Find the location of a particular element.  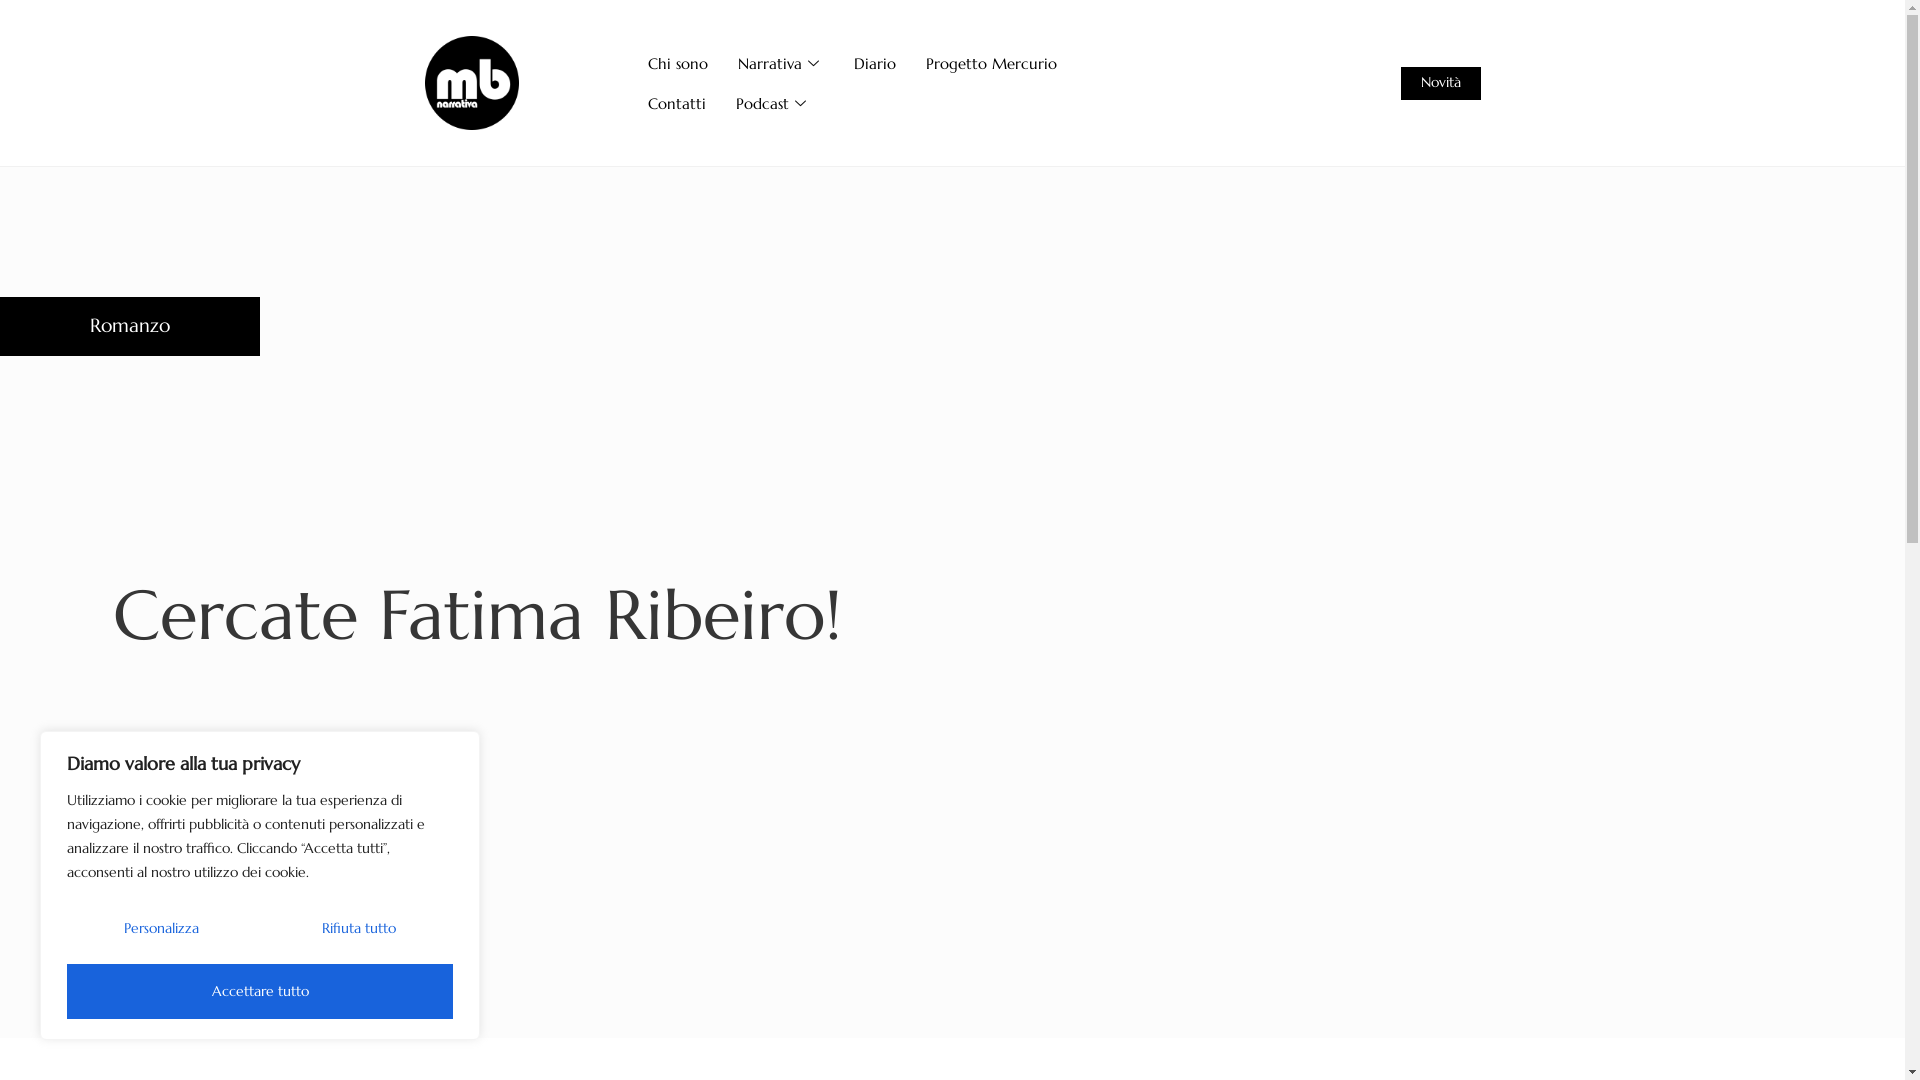

'Accettare tutto' is located at coordinates (258, 991).